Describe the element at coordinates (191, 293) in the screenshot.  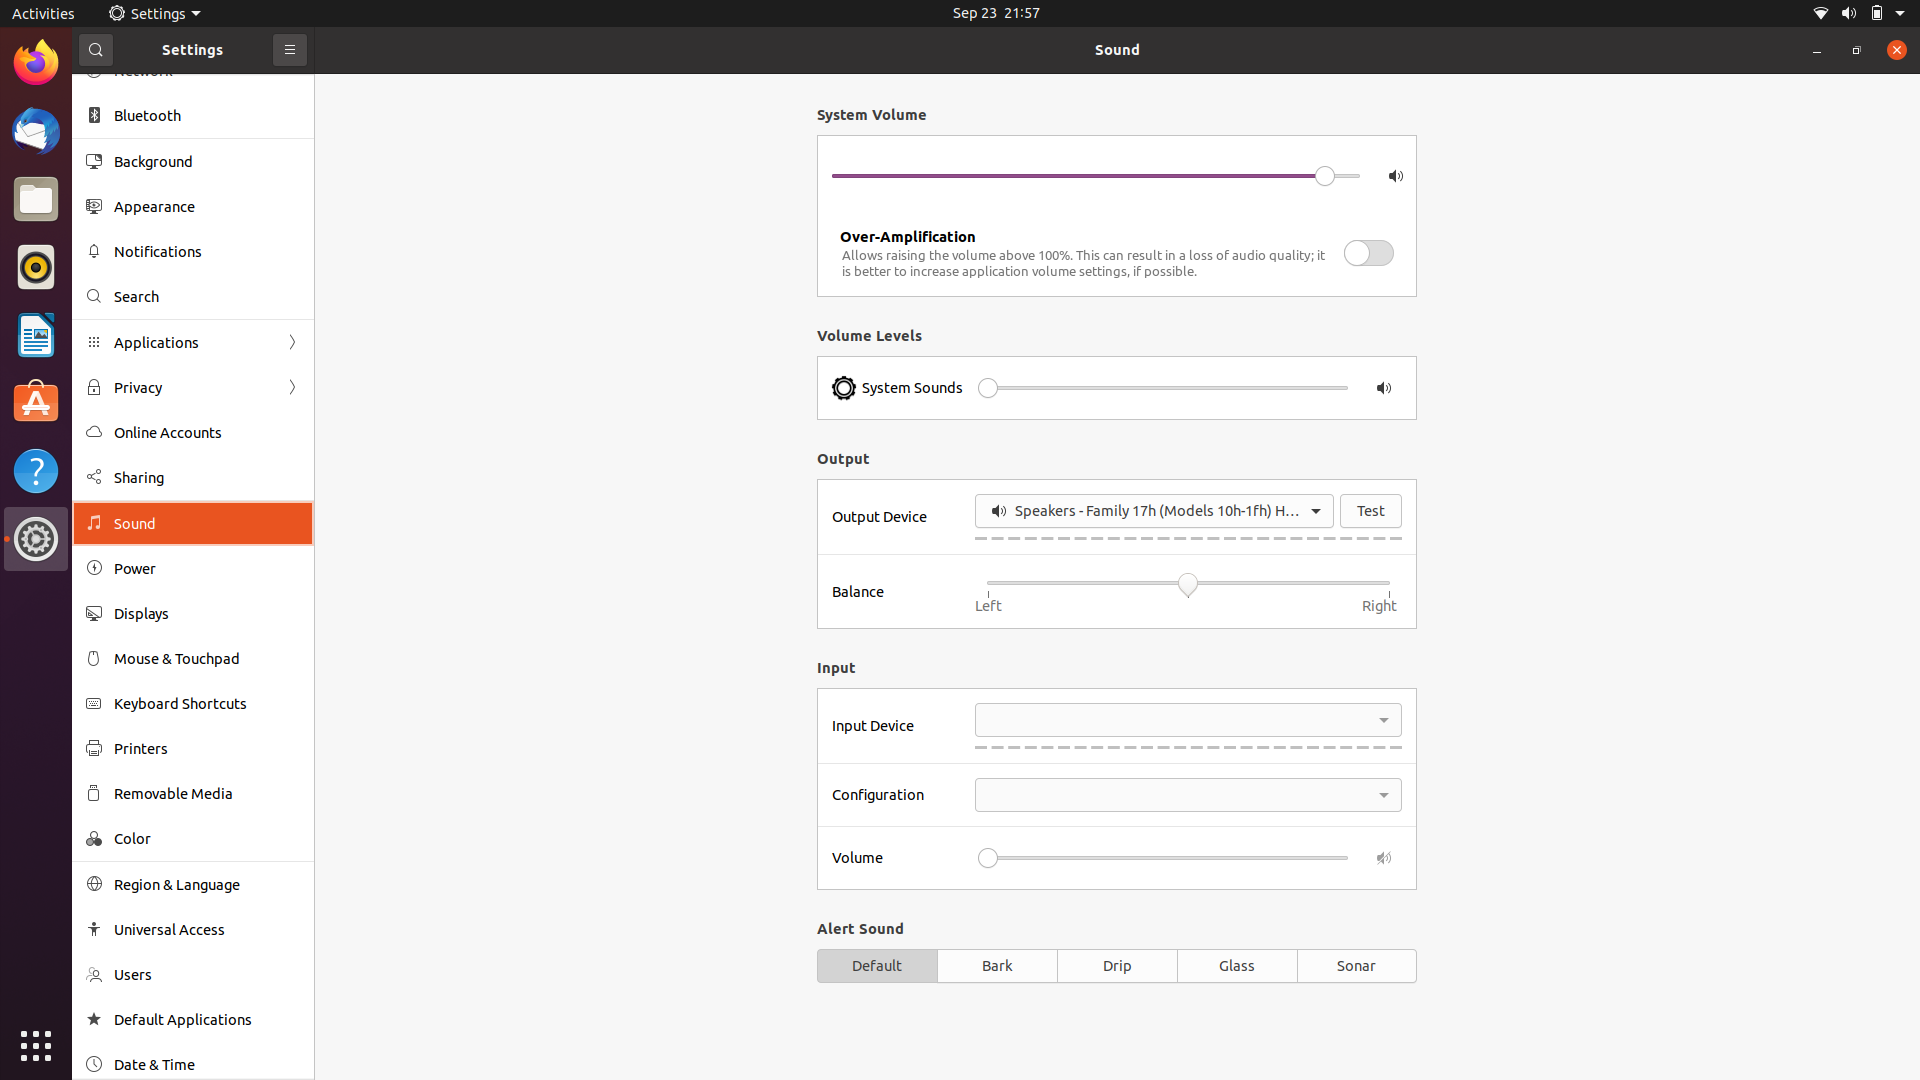
I see `the settings of online accounts via search` at that location.